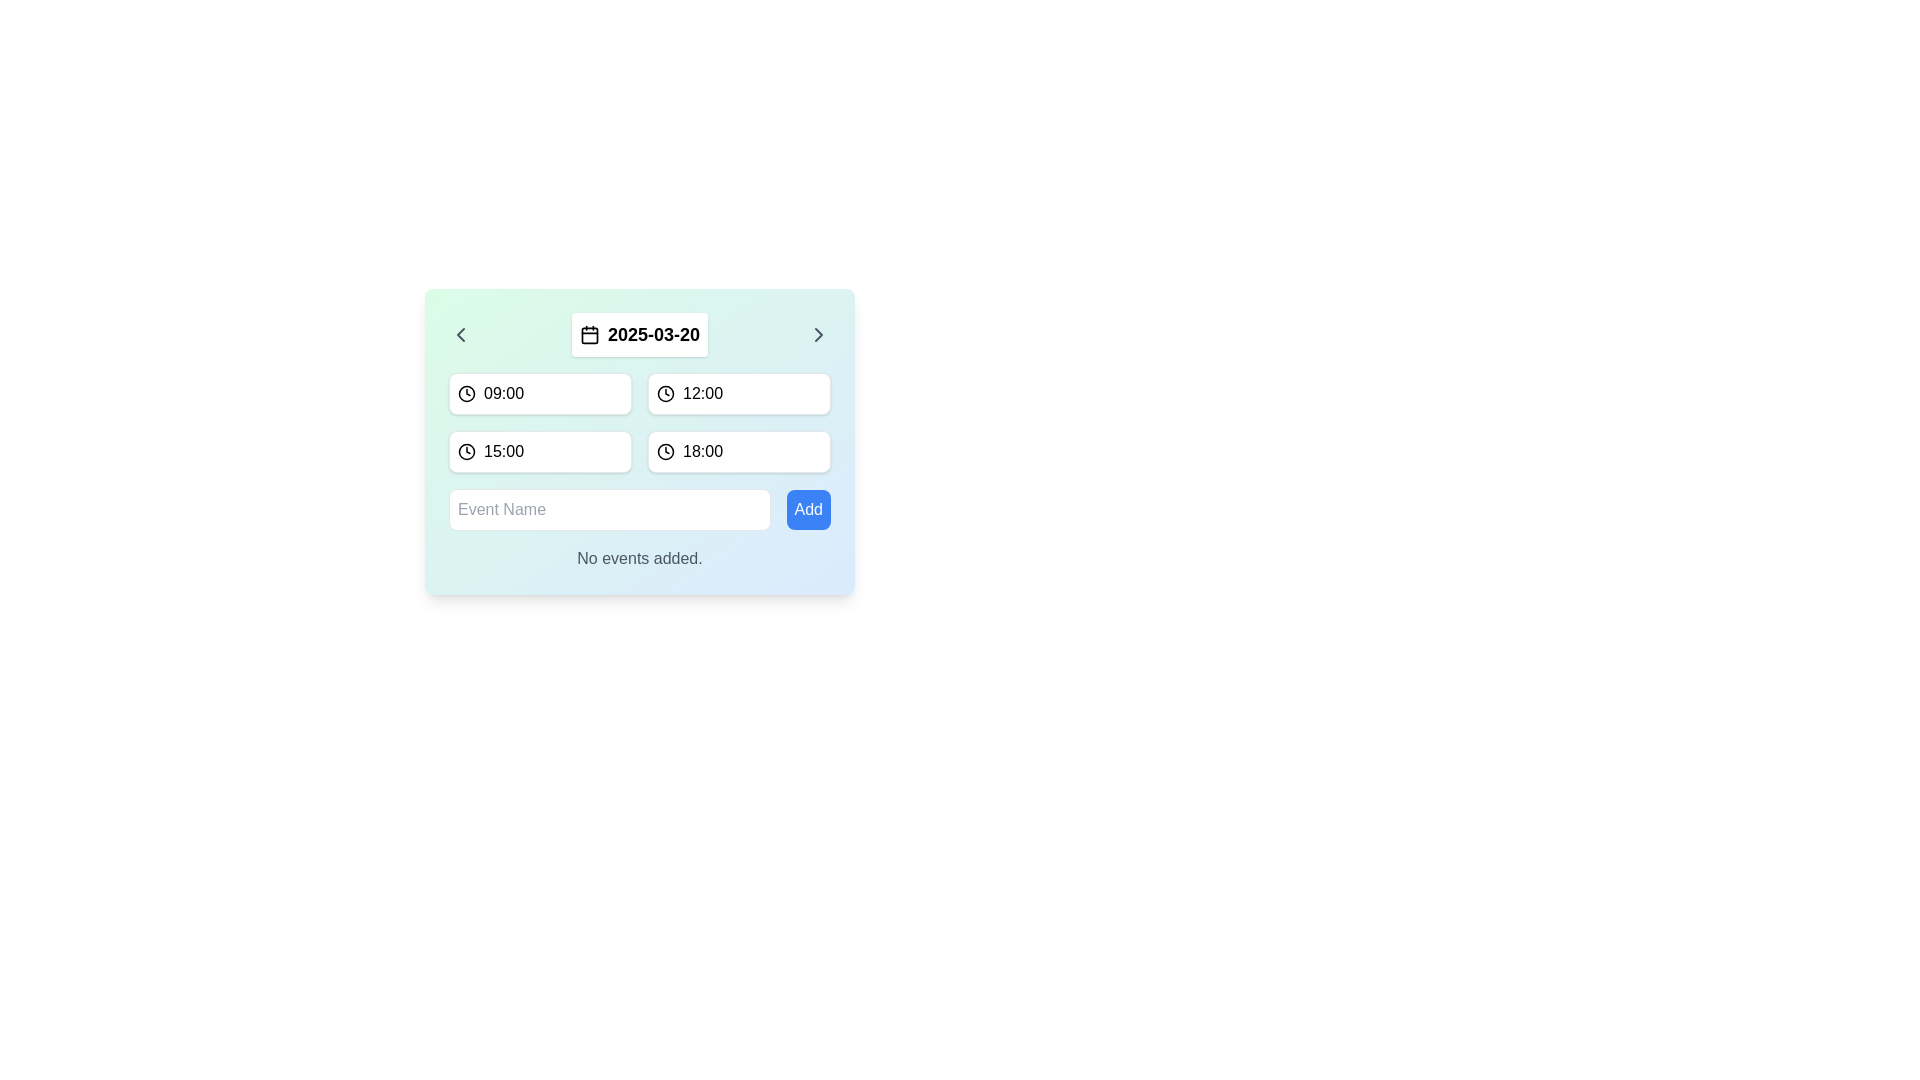 Image resolution: width=1920 pixels, height=1080 pixels. Describe the element at coordinates (465, 451) in the screenshot. I see `the small clock icon located in the second row, first column of the grid, which is styled in an outline format and displays the time '15:00'` at that location.